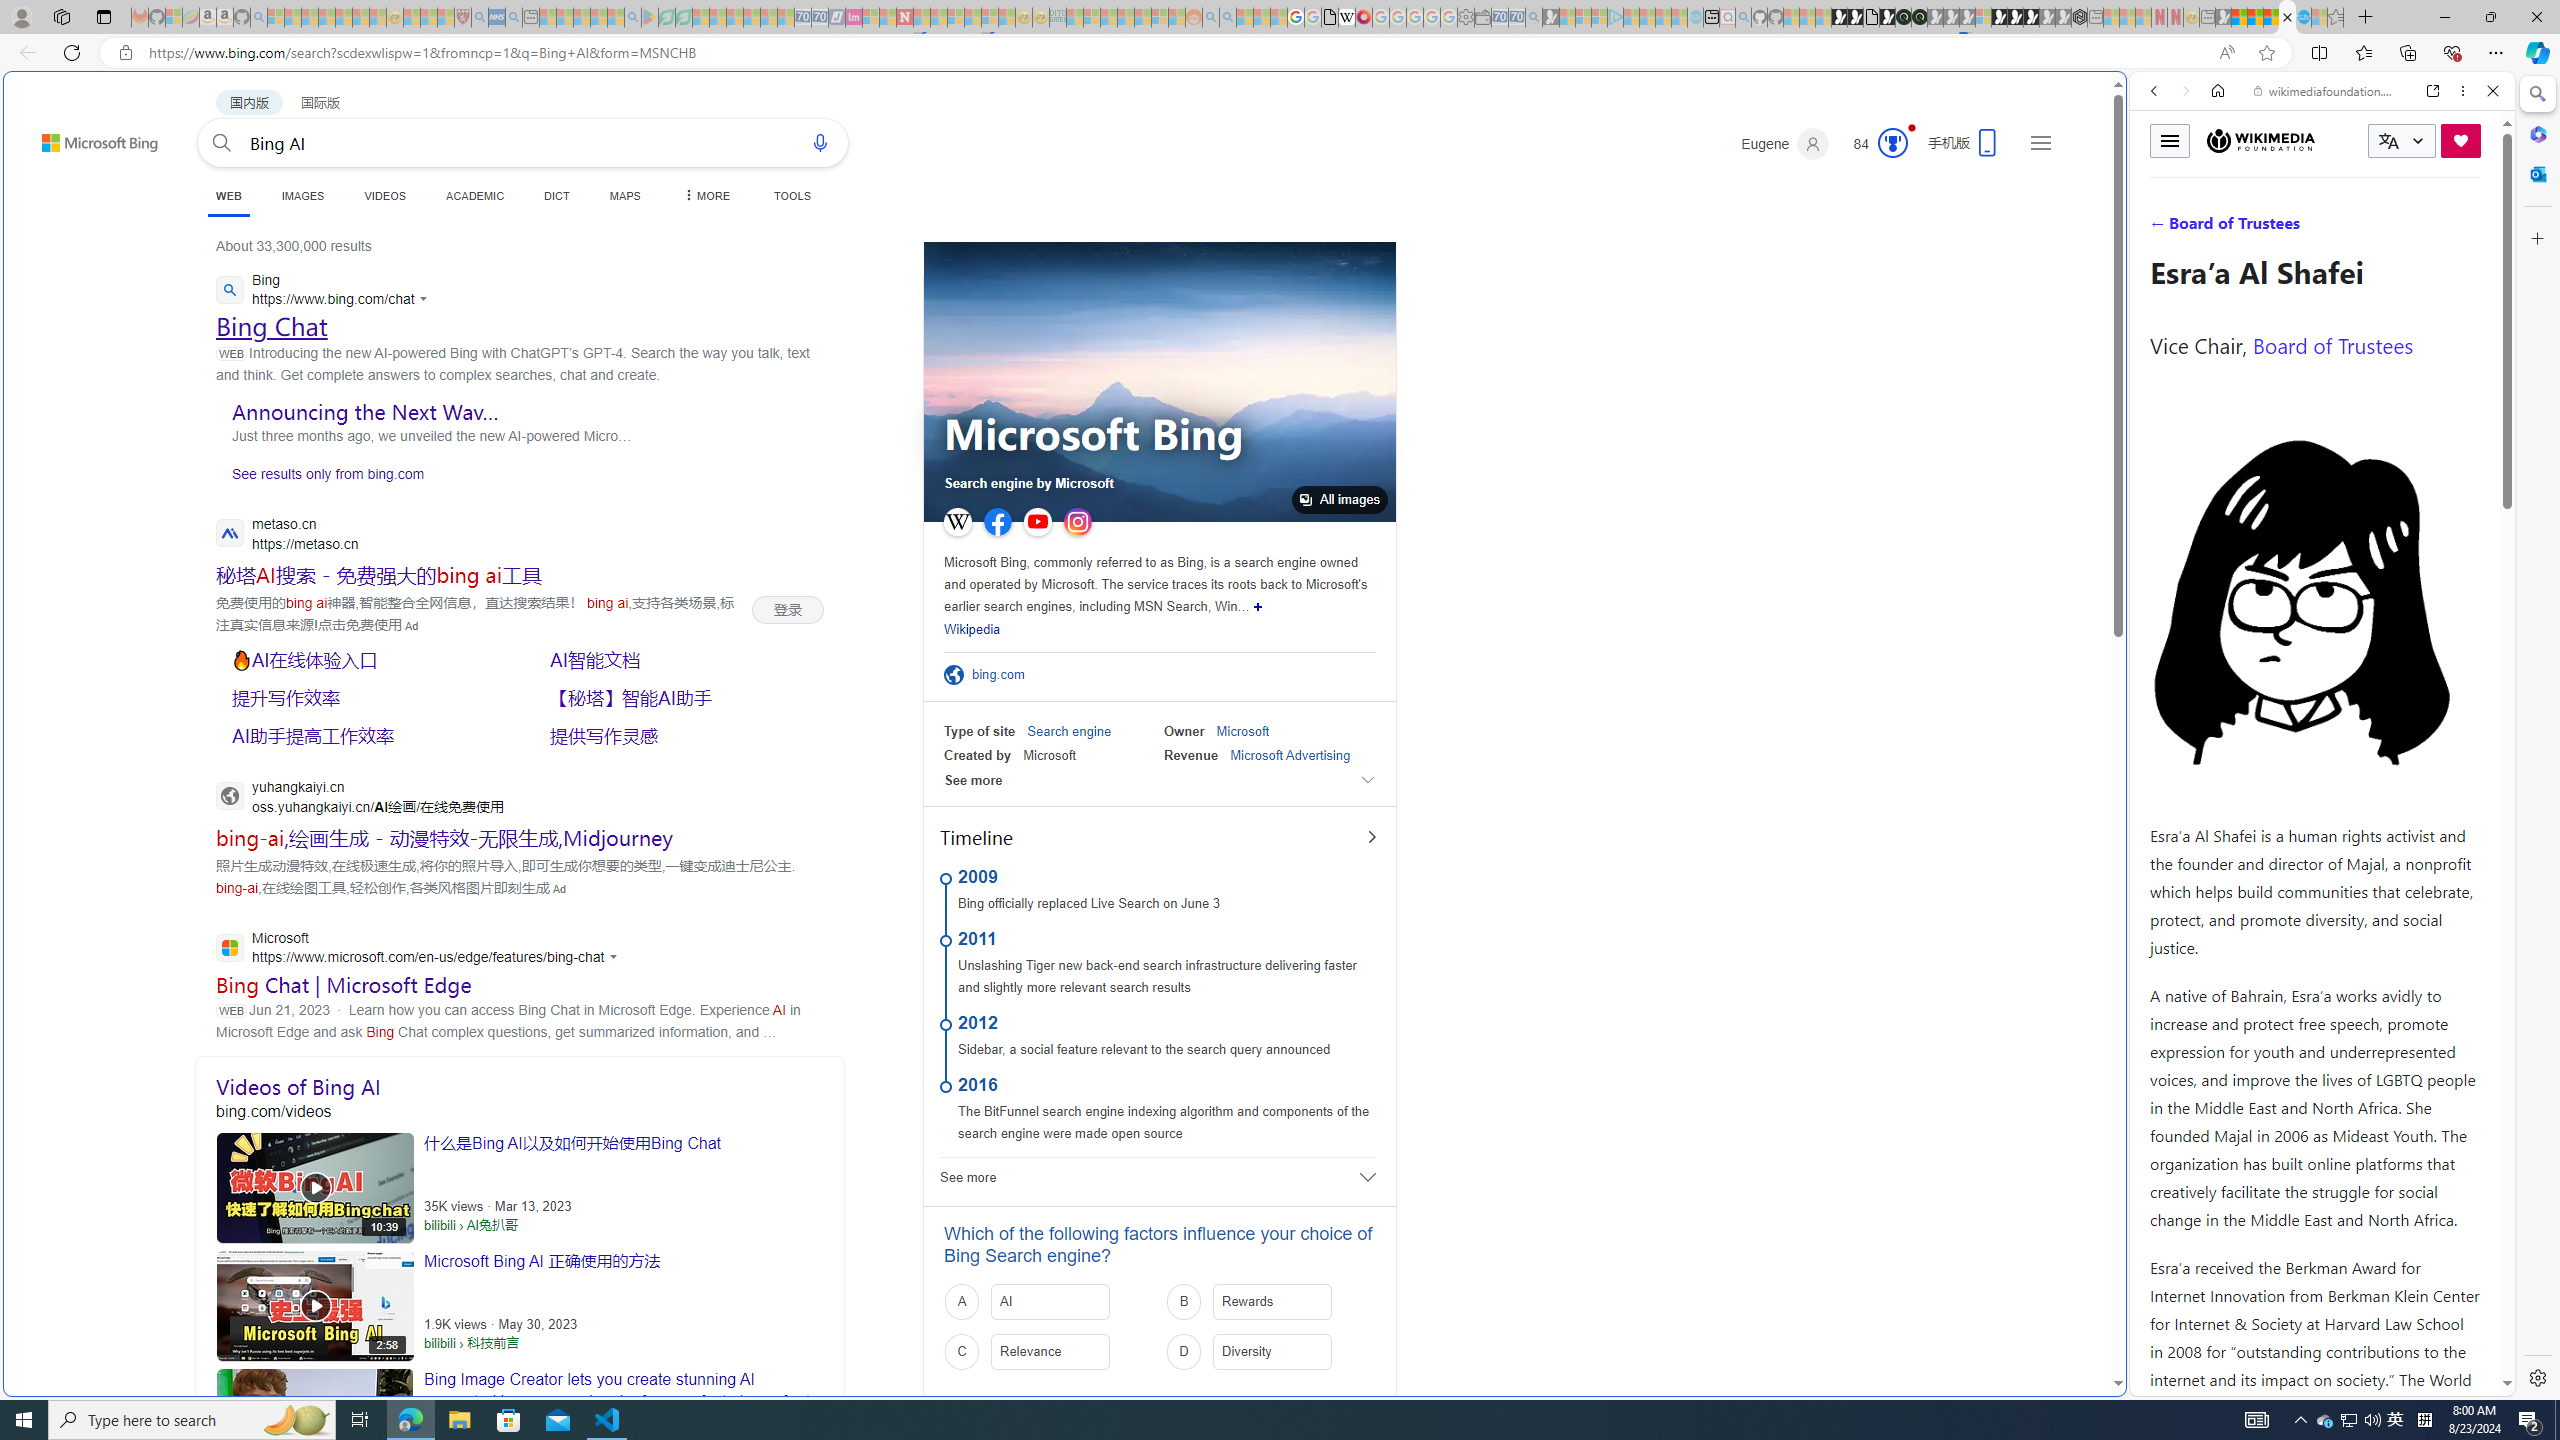  Describe the element at coordinates (1185, 731) in the screenshot. I see `'Owner'` at that location.